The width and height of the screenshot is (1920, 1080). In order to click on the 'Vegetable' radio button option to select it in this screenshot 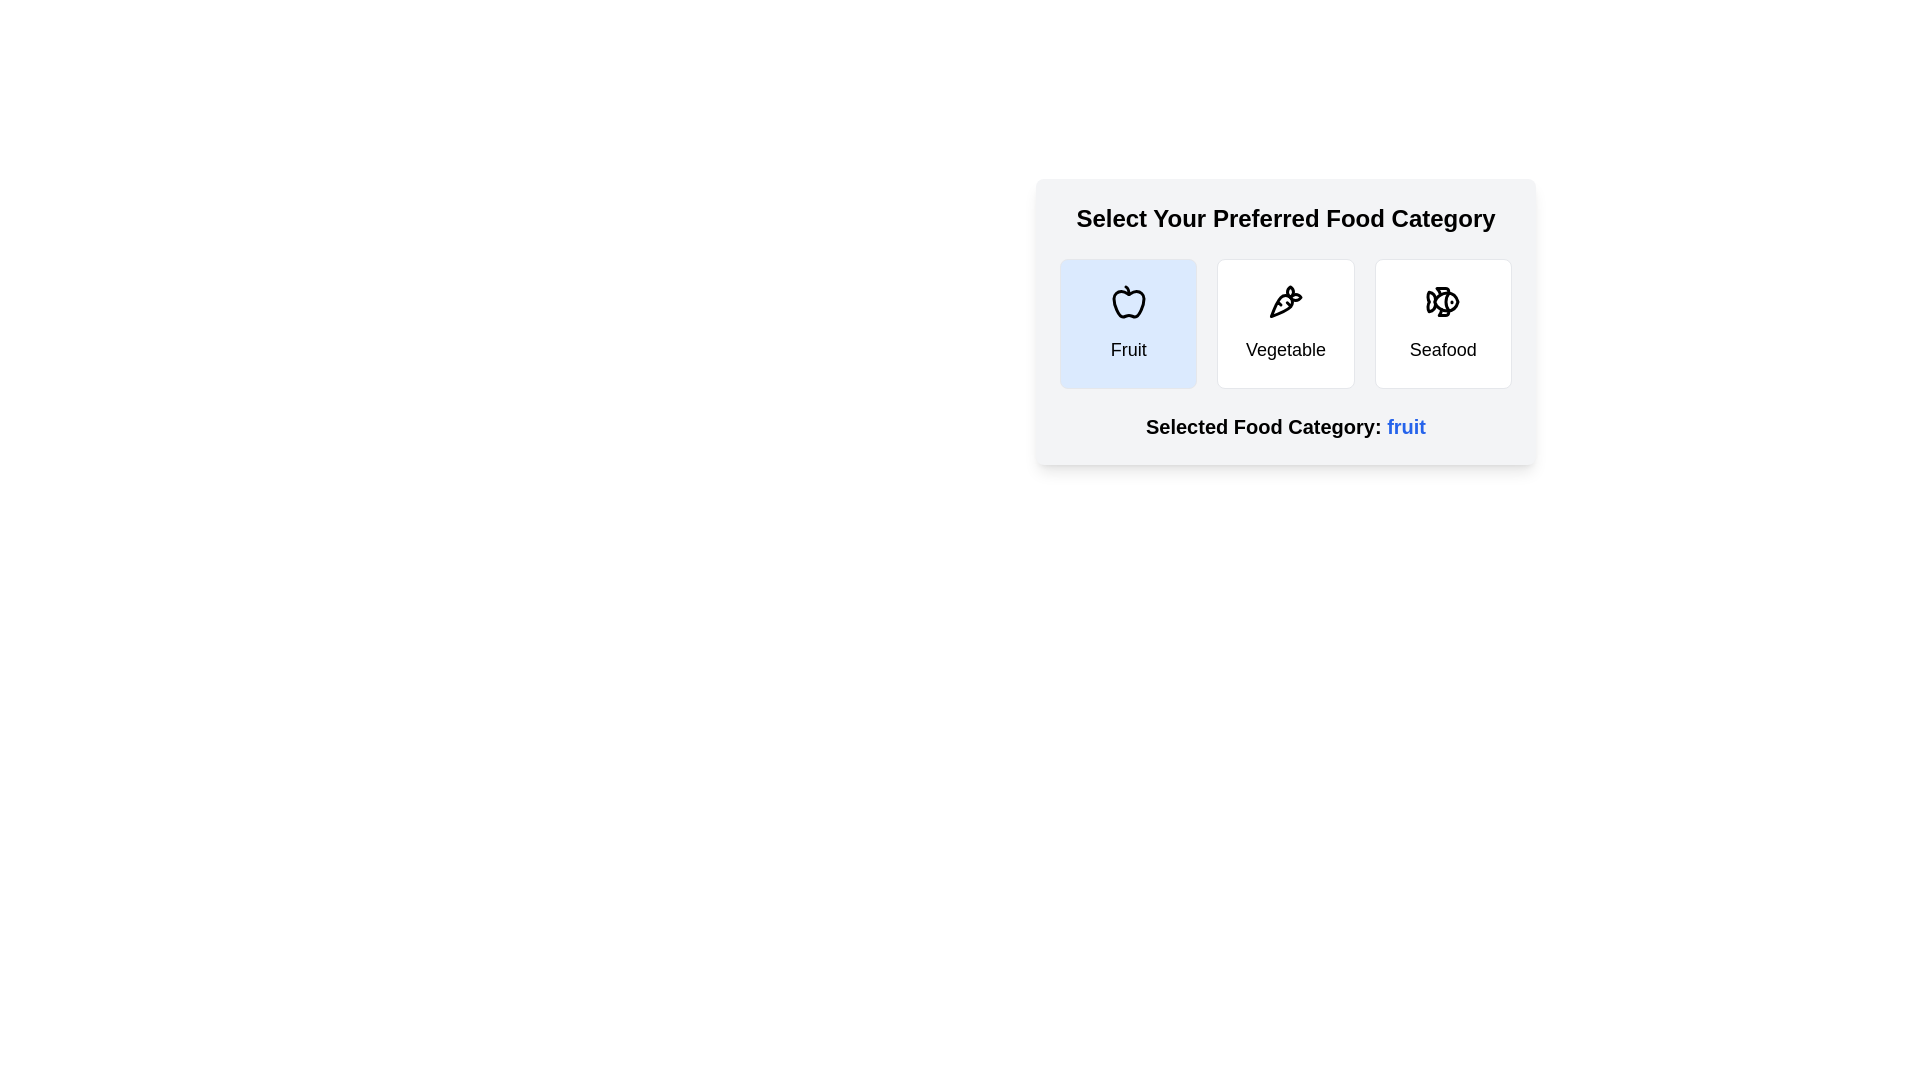, I will do `click(1286, 323)`.